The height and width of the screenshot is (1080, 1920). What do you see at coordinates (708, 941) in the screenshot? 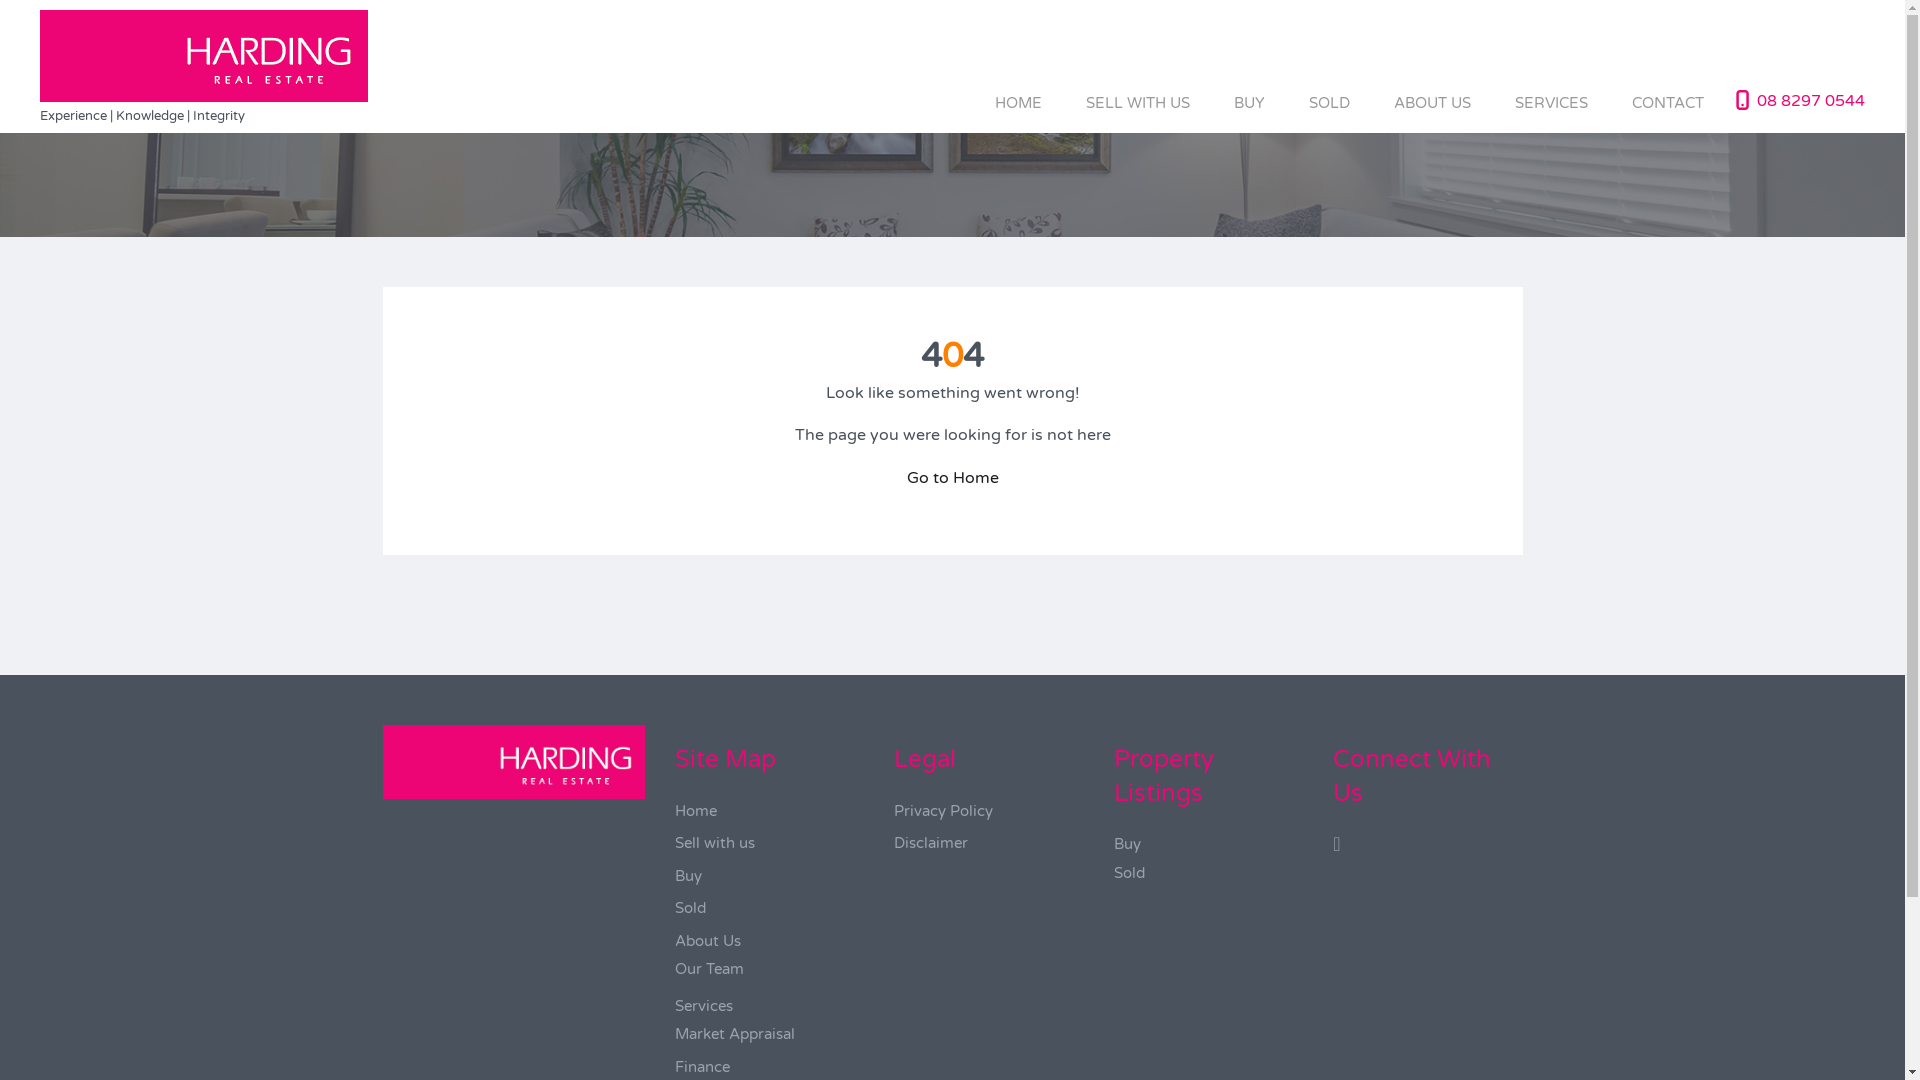
I see `'About Us'` at bounding box center [708, 941].